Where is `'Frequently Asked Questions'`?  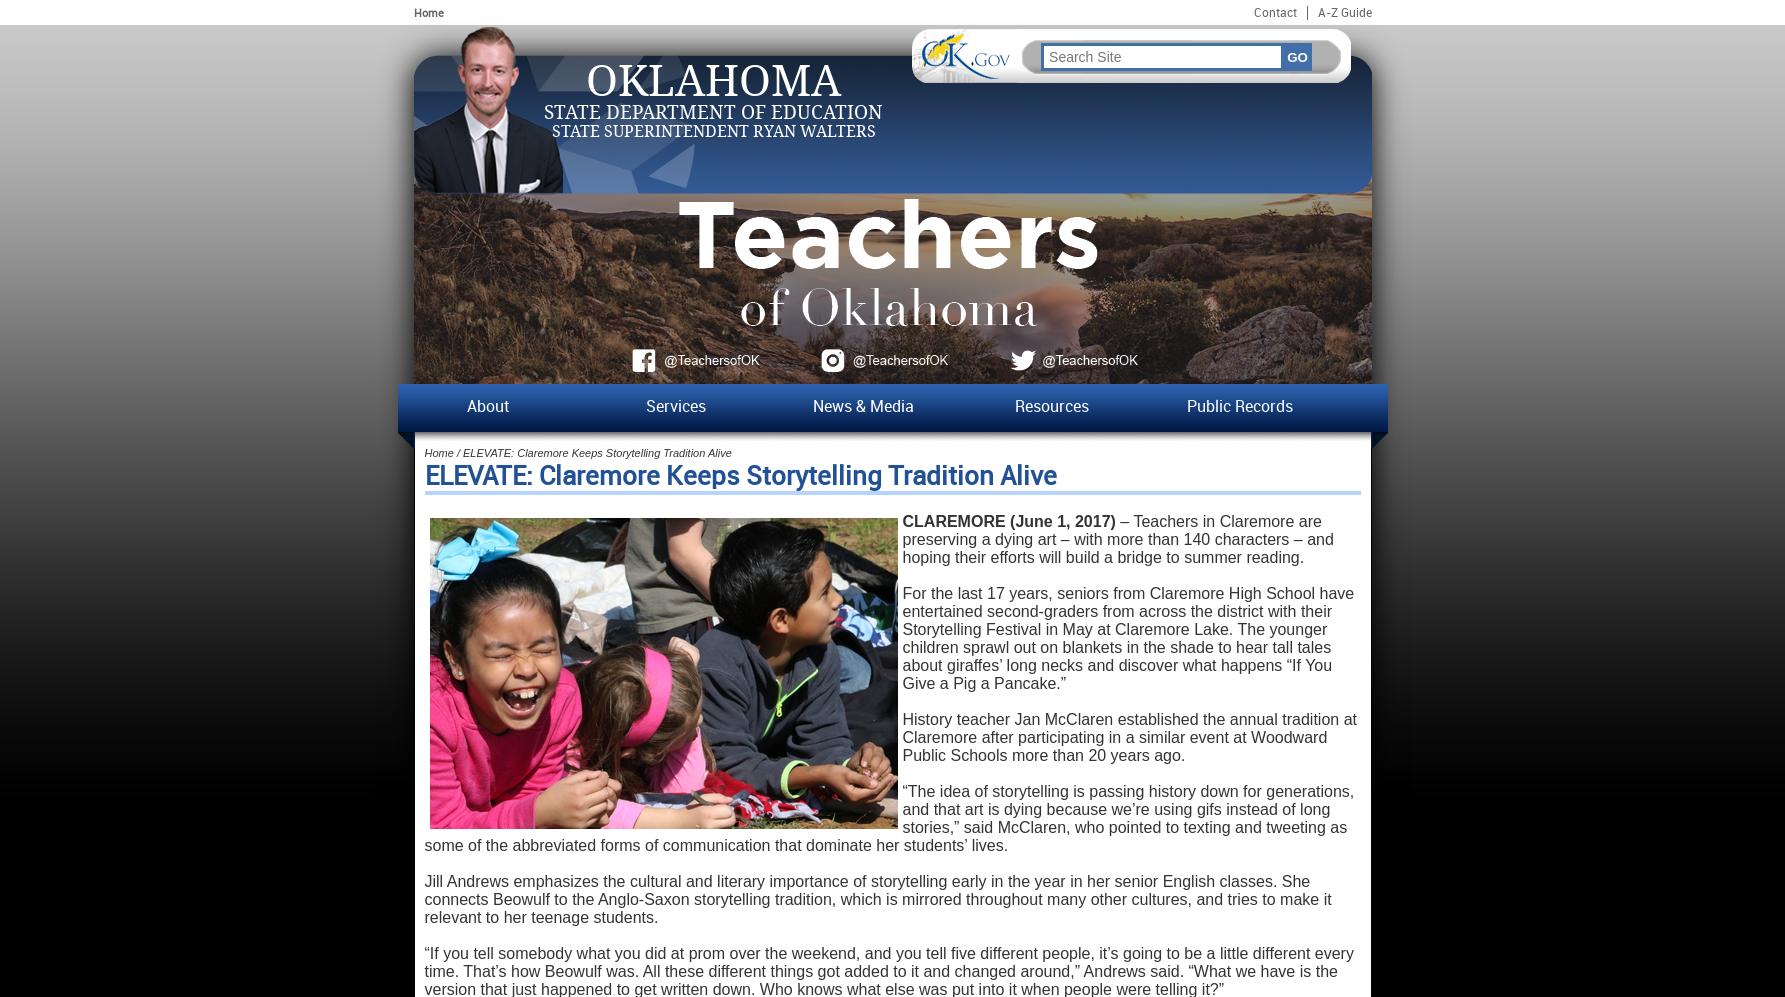 'Frequently Asked Questions' is located at coordinates (1060, 503).